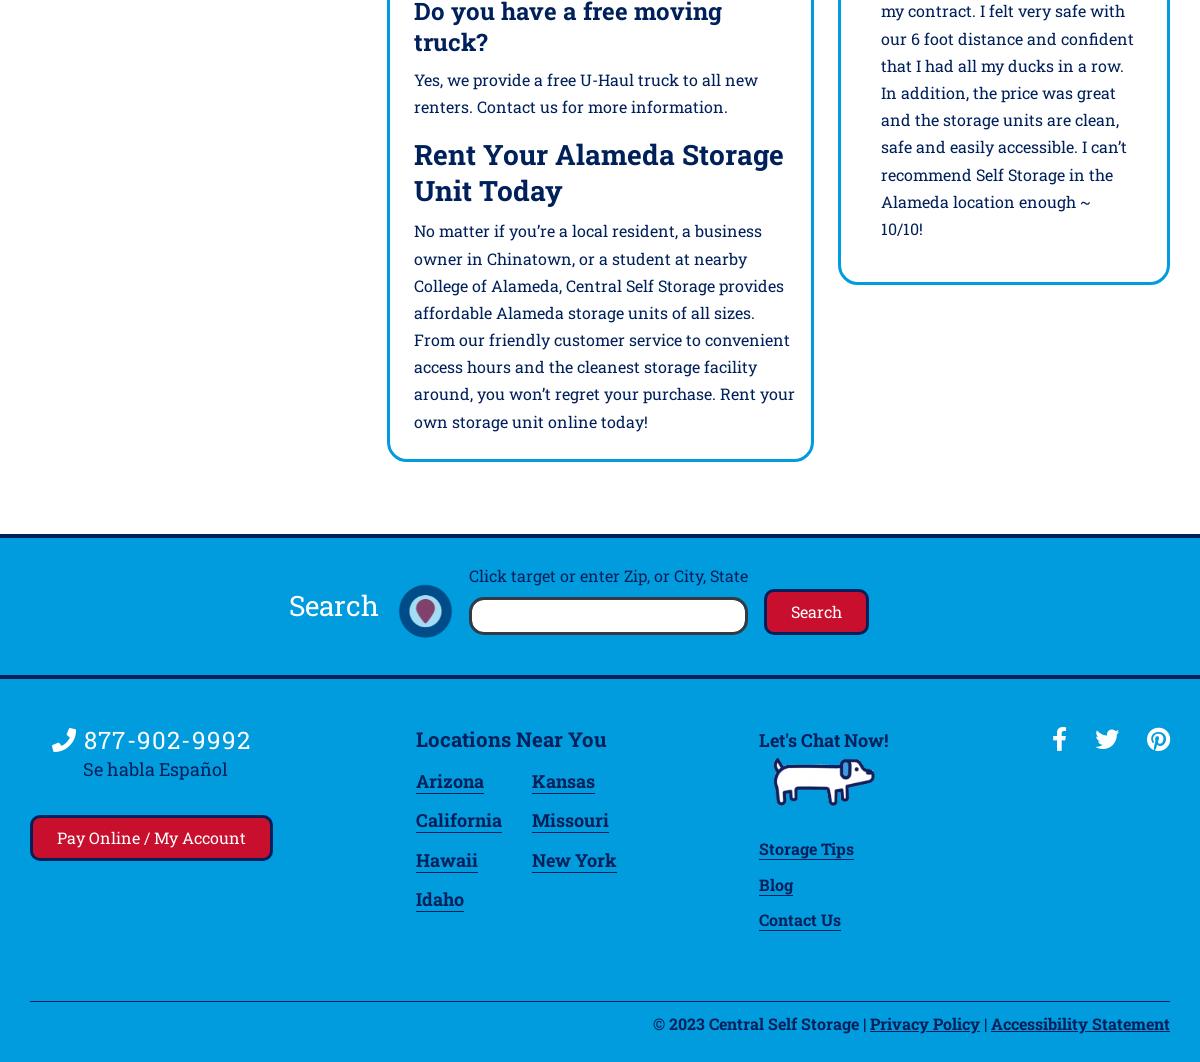 The width and height of the screenshot is (1200, 1062). Describe the element at coordinates (57, 836) in the screenshot. I see `'Pay Online /
                    My Account'` at that location.